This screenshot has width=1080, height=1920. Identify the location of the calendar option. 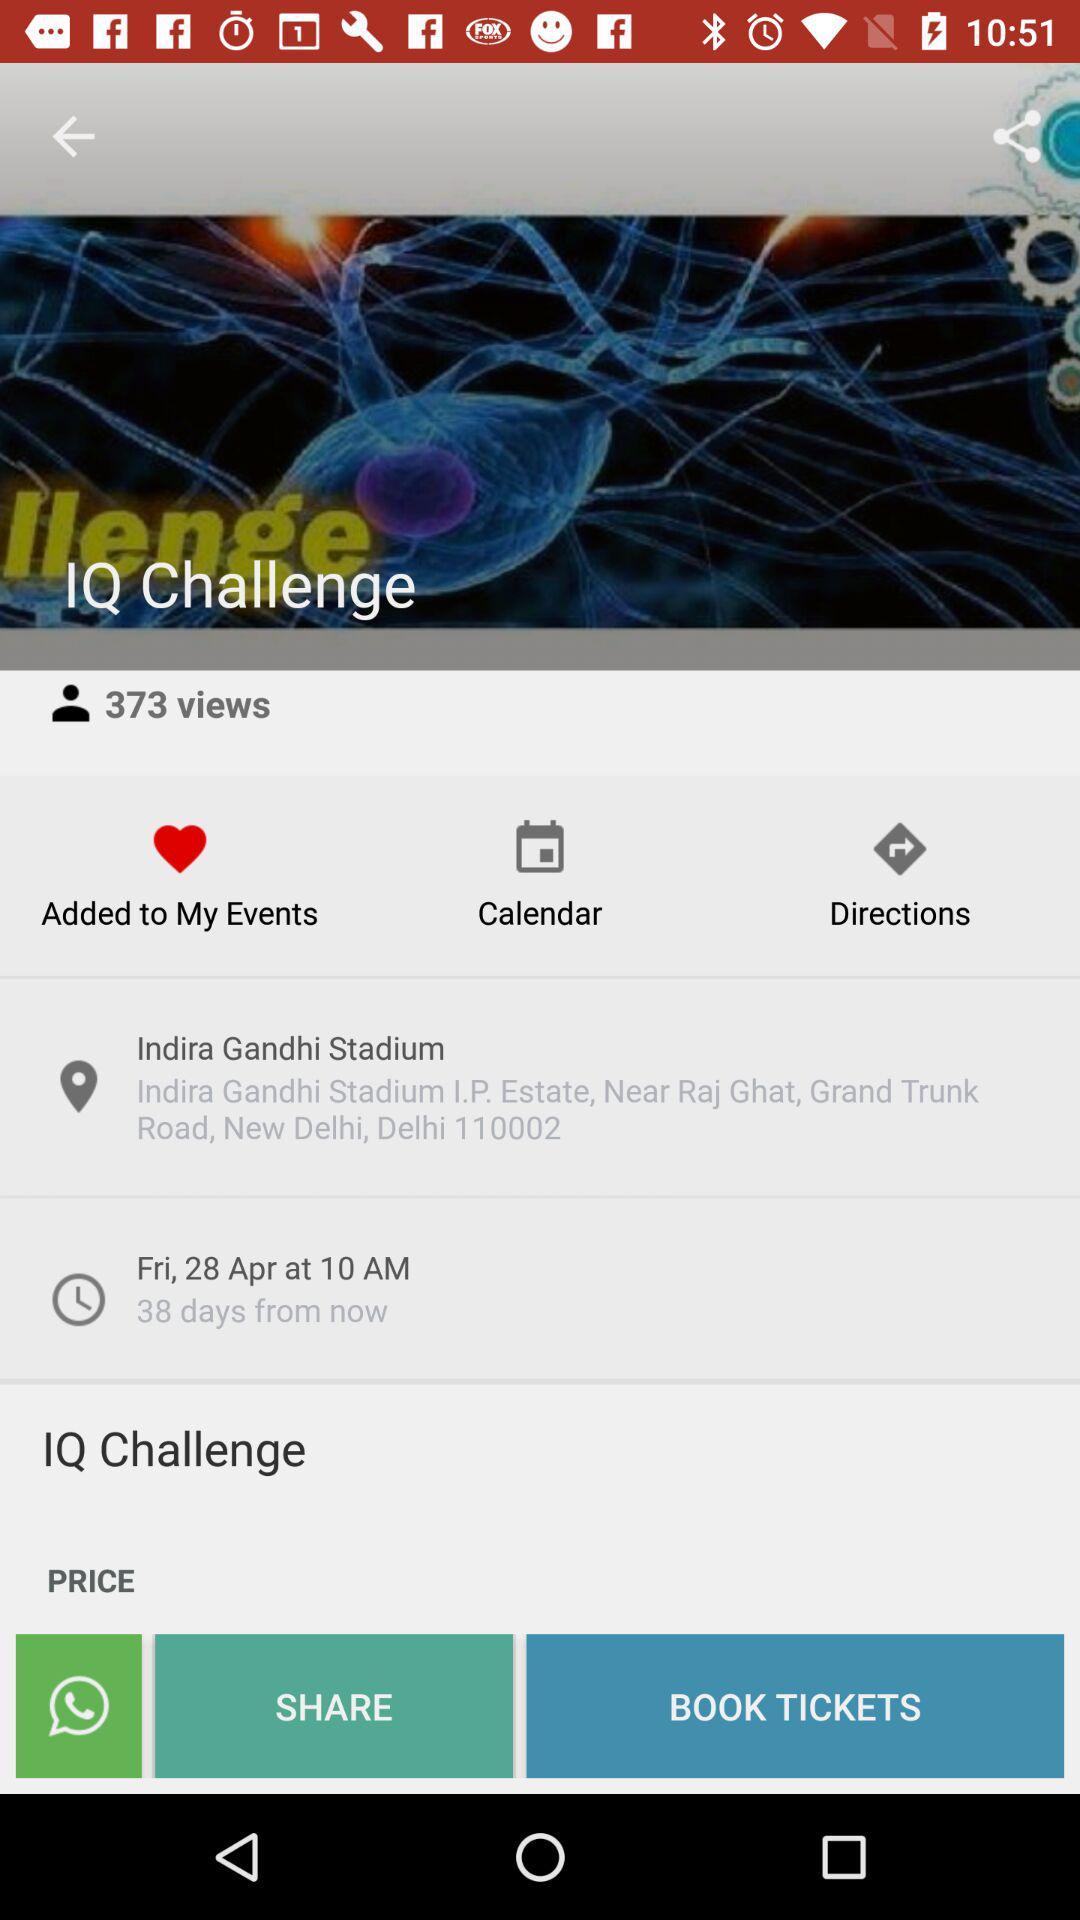
(540, 875).